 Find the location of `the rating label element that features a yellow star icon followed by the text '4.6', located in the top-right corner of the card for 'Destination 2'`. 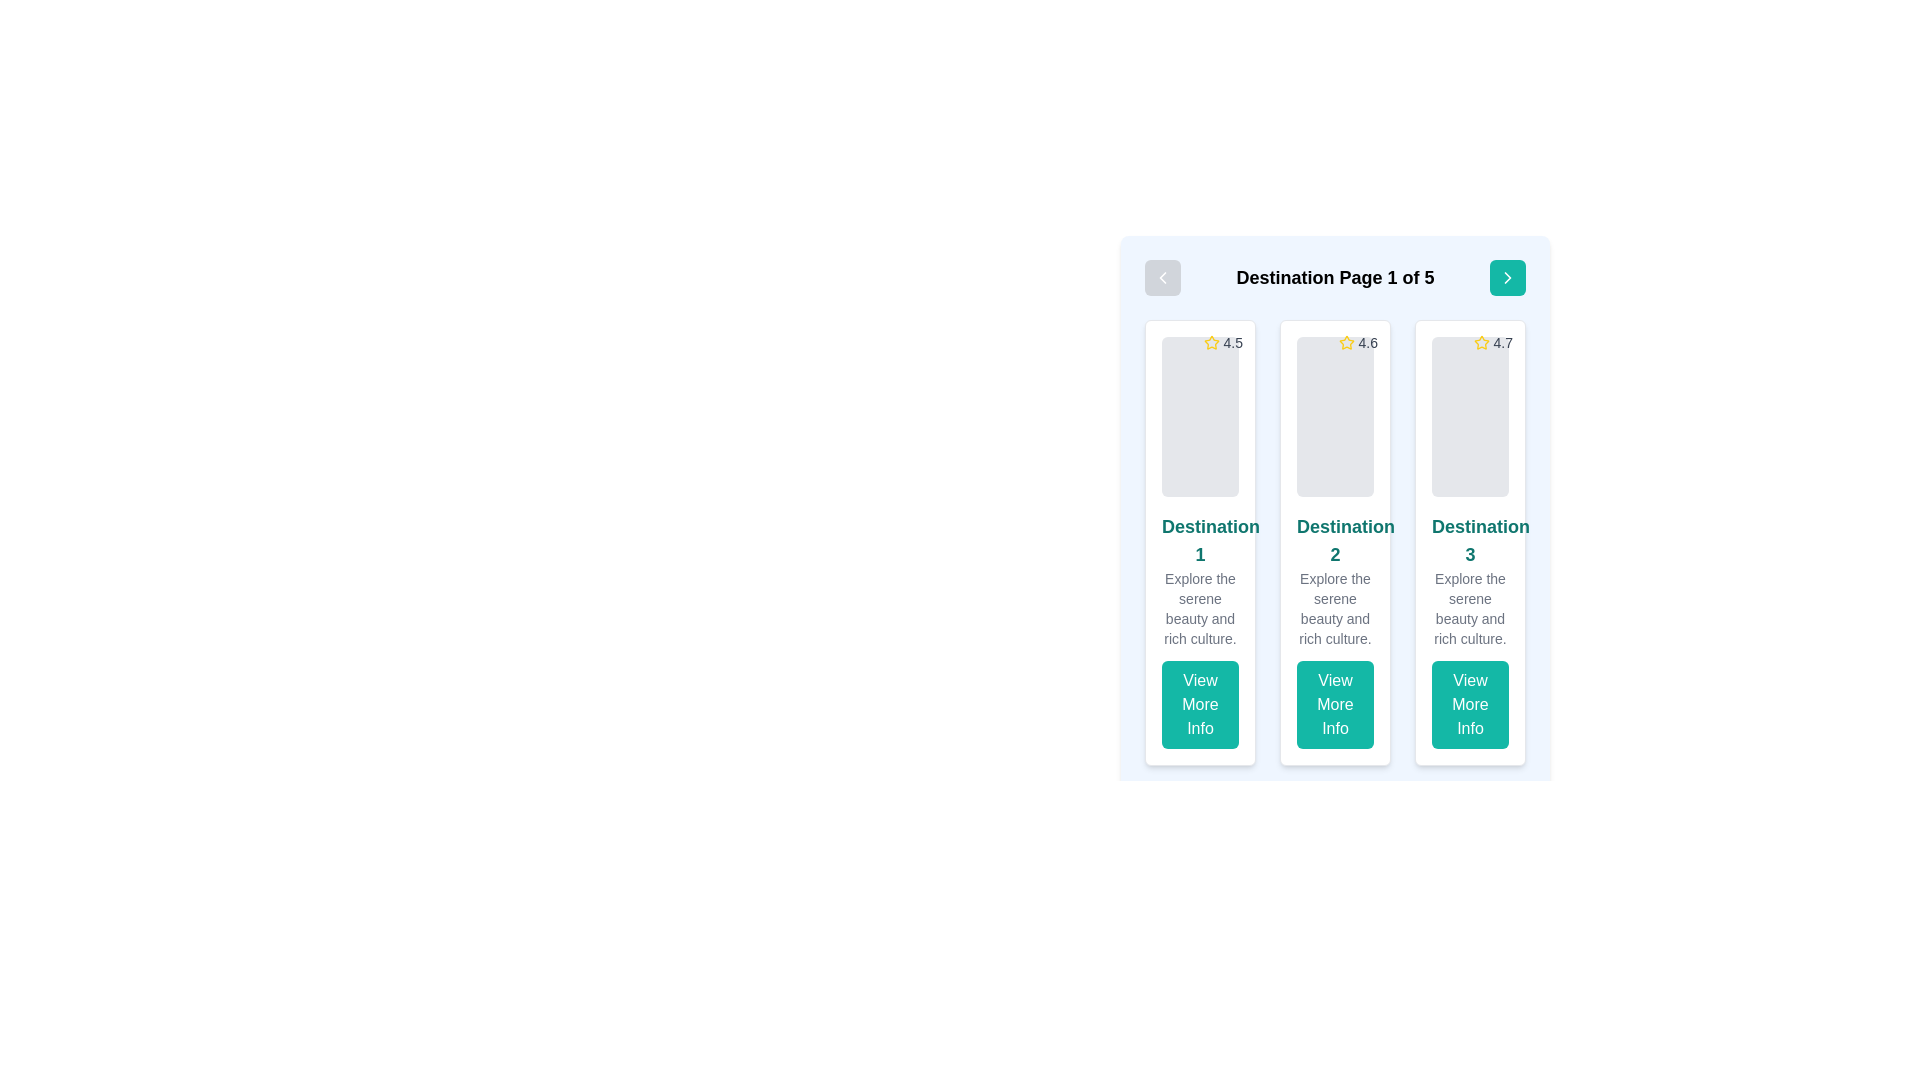

the rating label element that features a yellow star icon followed by the text '4.6', located in the top-right corner of the card for 'Destination 2' is located at coordinates (1358, 342).